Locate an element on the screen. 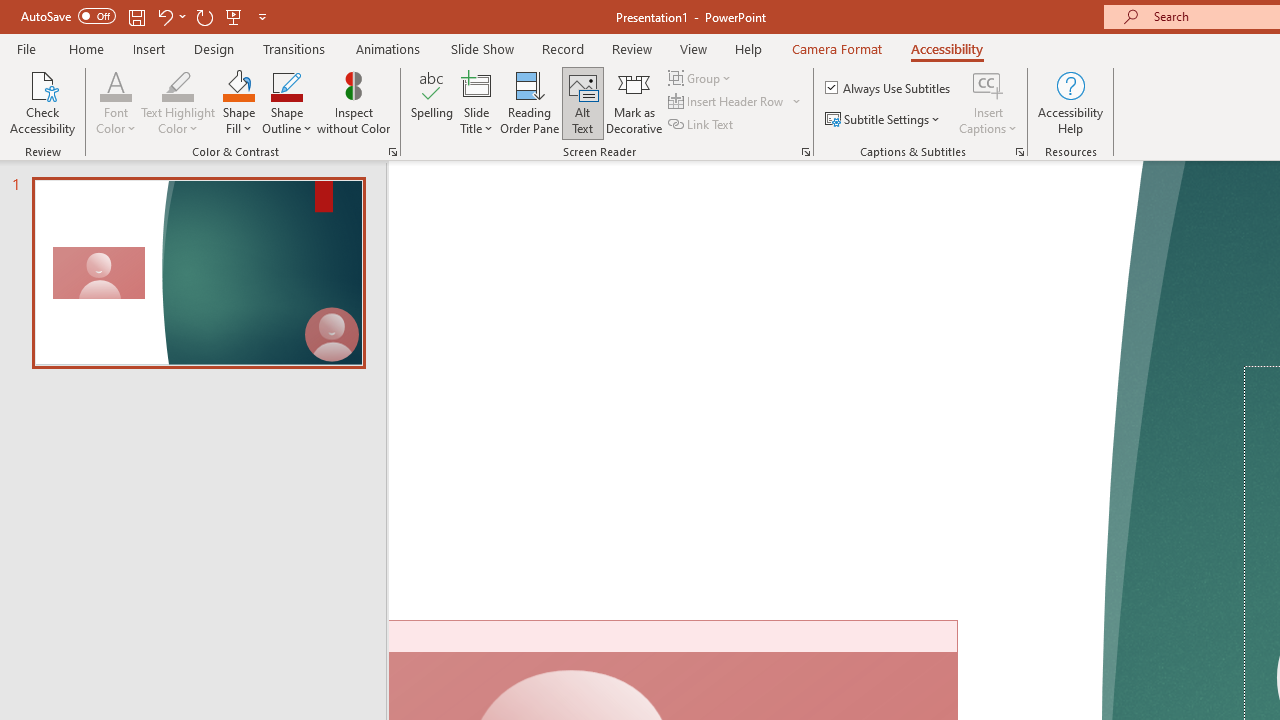  'Camera Format' is located at coordinates (837, 48).